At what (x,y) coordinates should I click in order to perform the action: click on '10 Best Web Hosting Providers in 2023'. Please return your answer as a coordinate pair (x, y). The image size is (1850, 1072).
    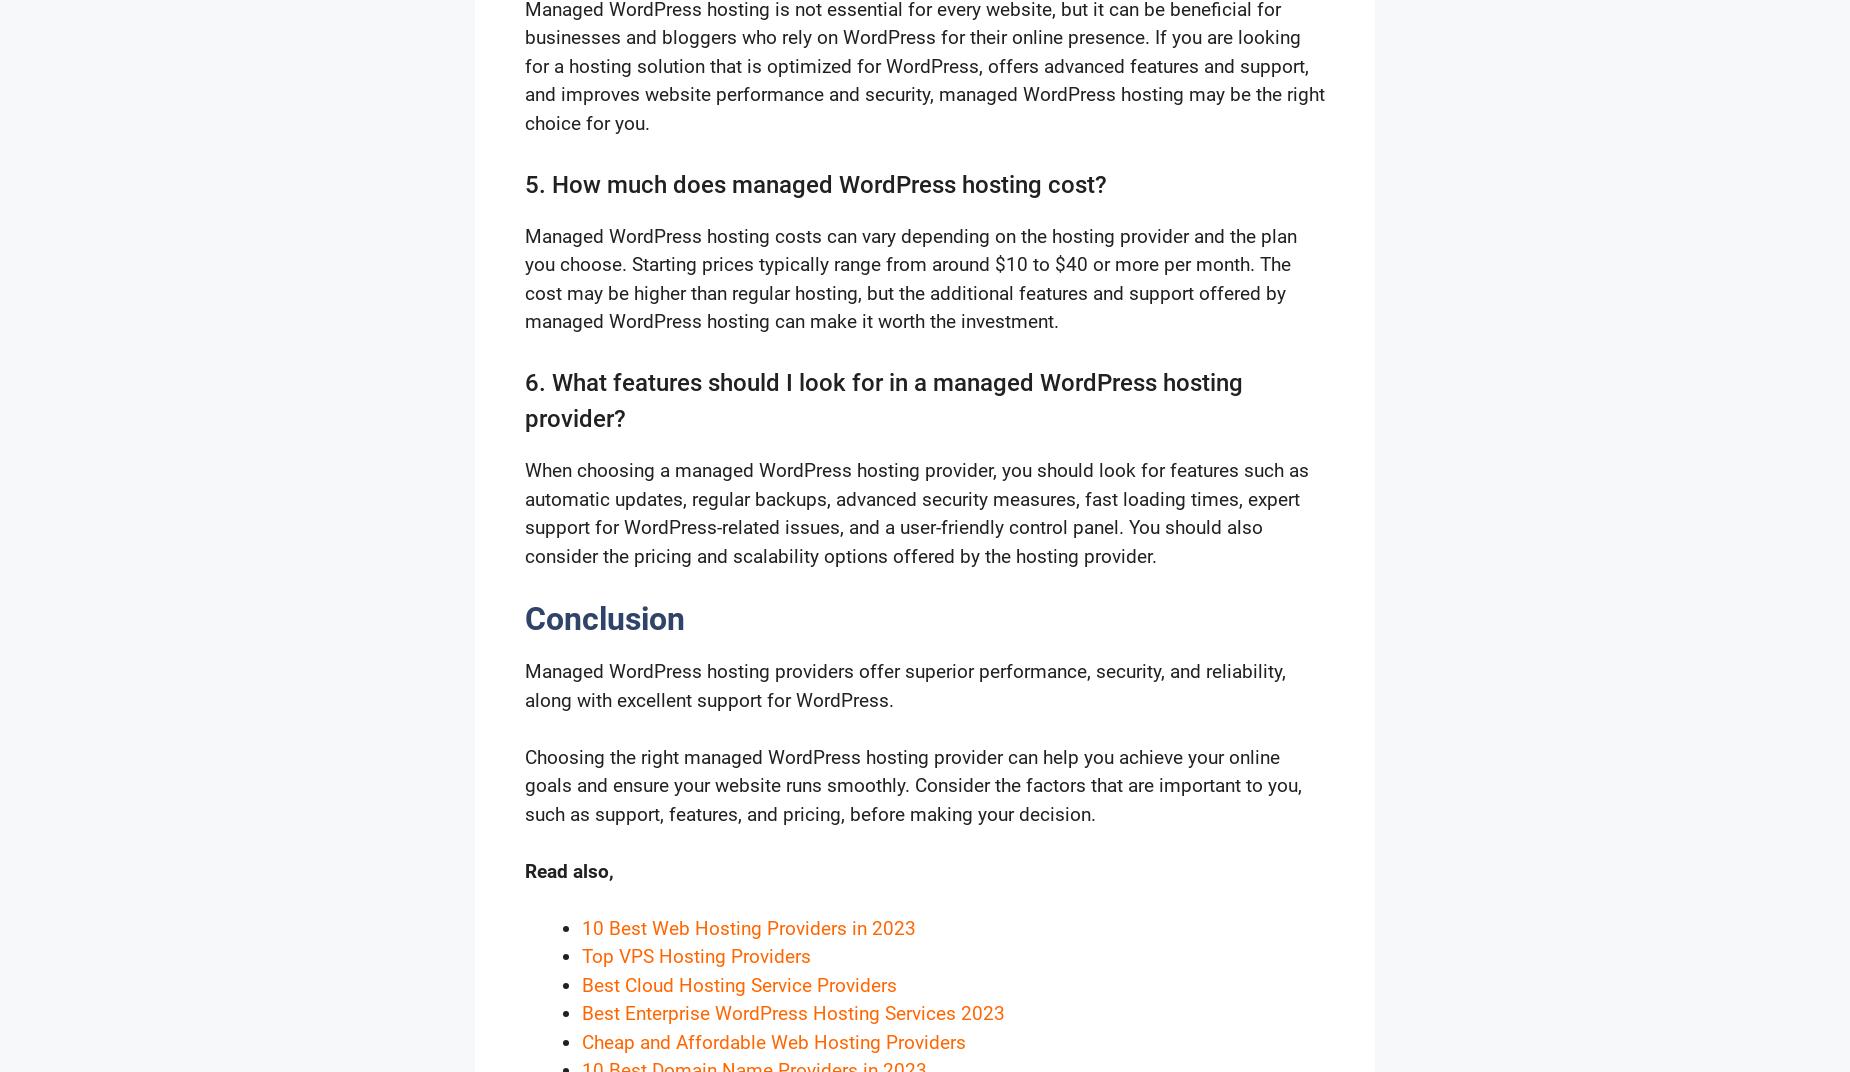
    Looking at the image, I should click on (749, 927).